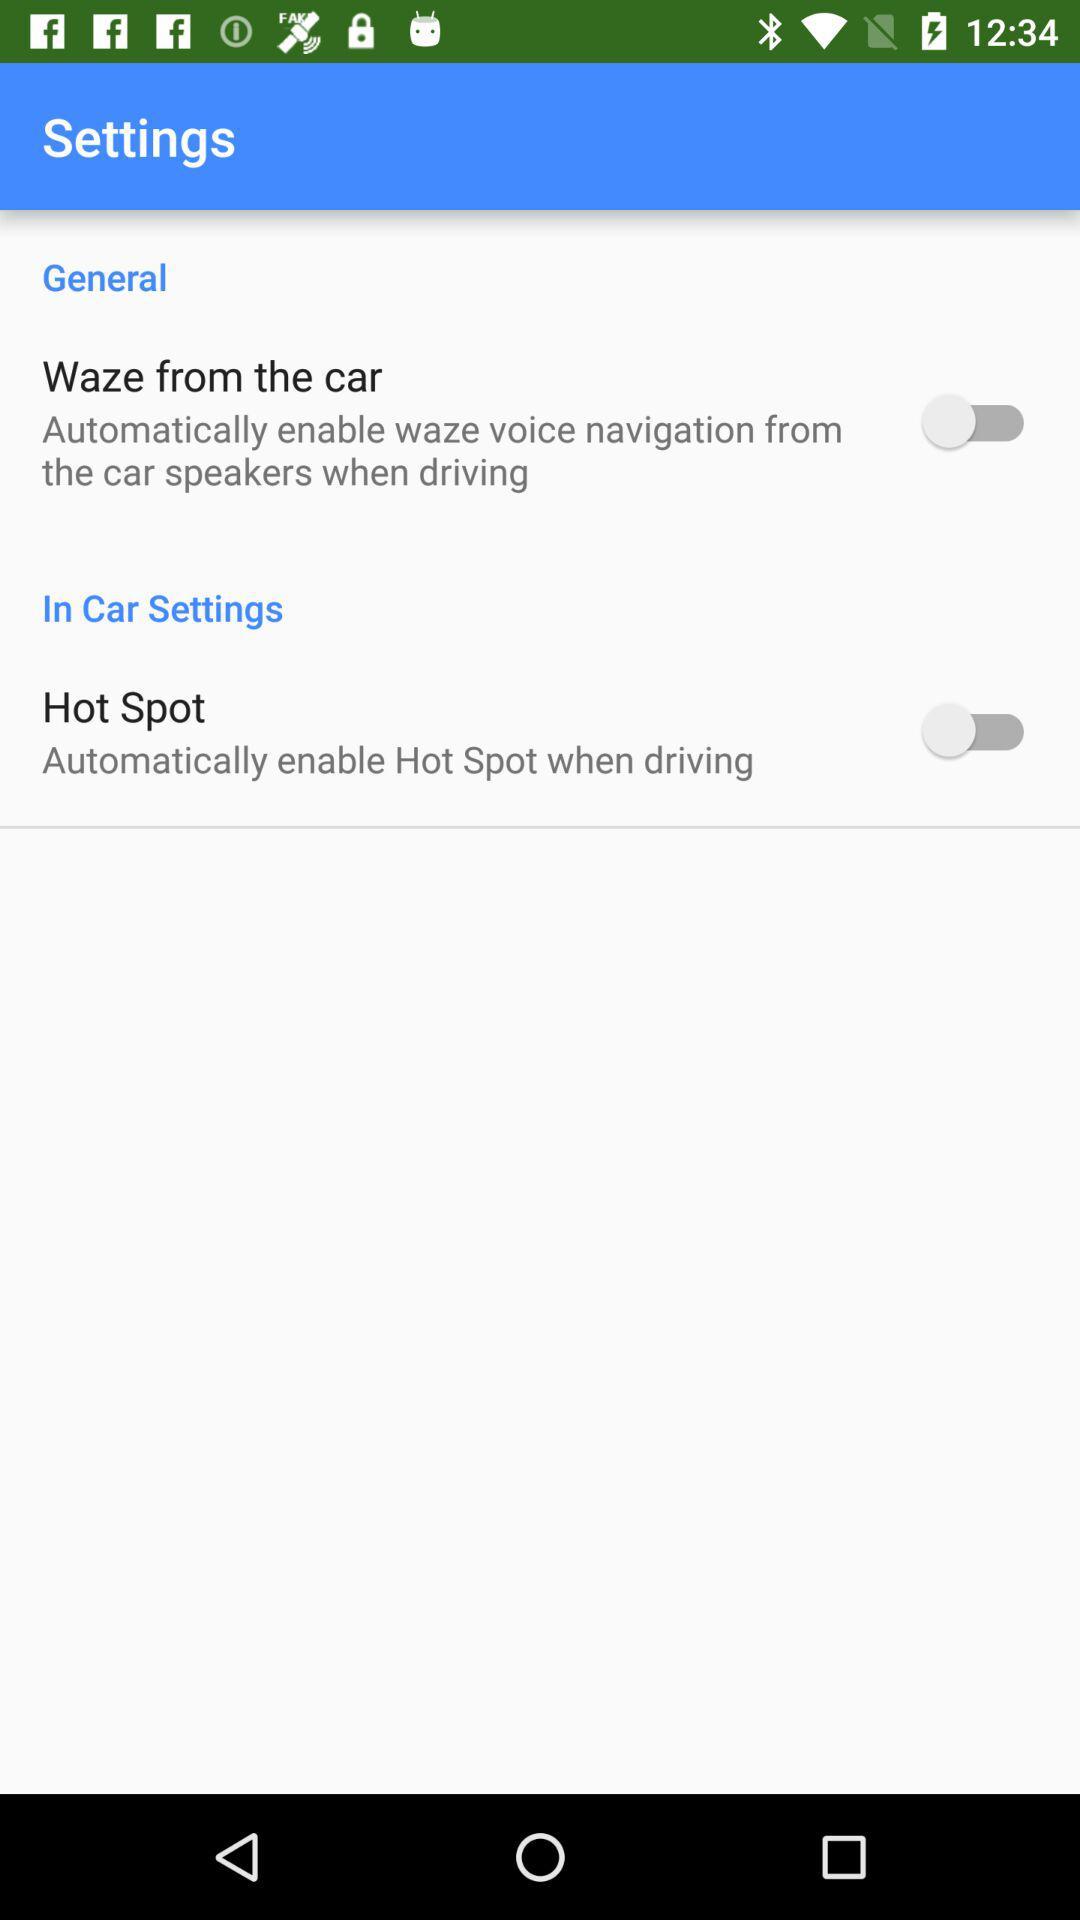 The image size is (1080, 1920). What do you see at coordinates (540, 254) in the screenshot?
I see `general` at bounding box center [540, 254].